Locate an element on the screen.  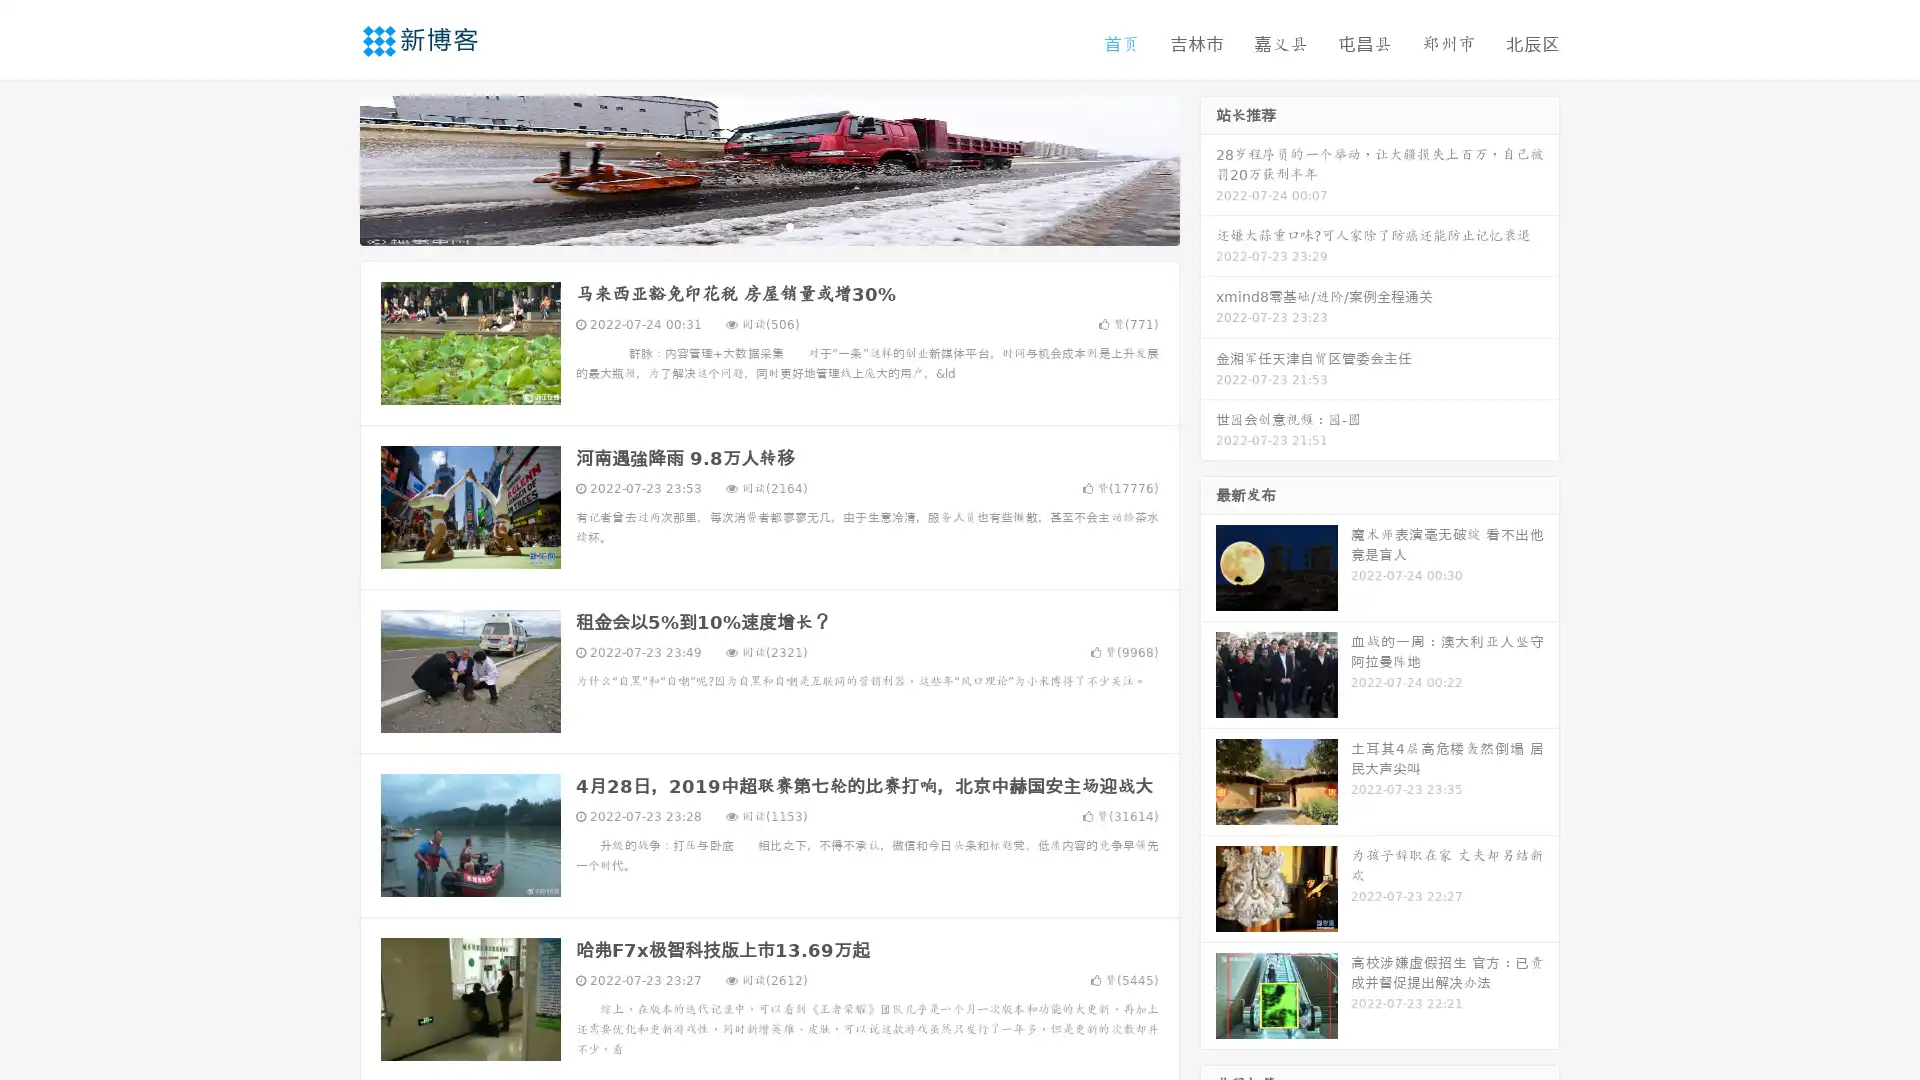
Go to slide 1 is located at coordinates (748, 225).